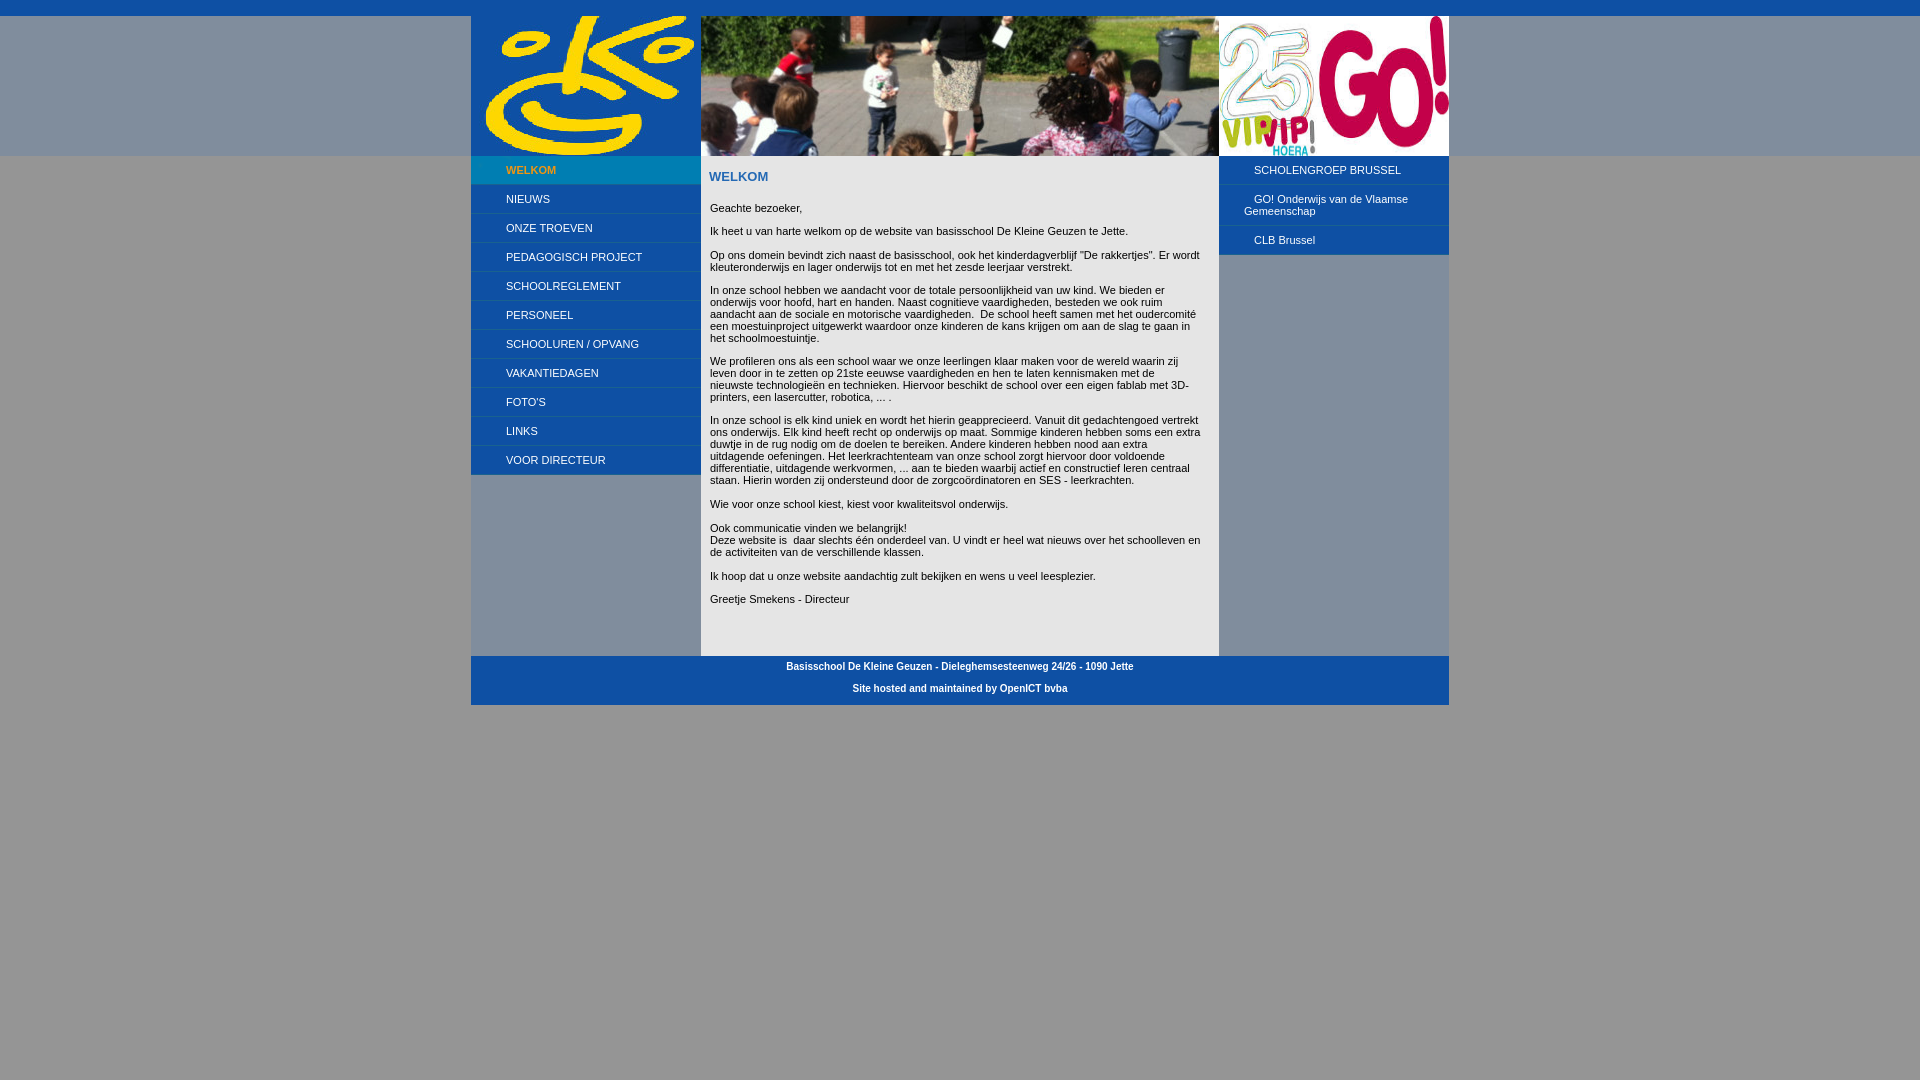  Describe the element at coordinates (584, 343) in the screenshot. I see `'SCHOOLUREN / OPVANG'` at that location.